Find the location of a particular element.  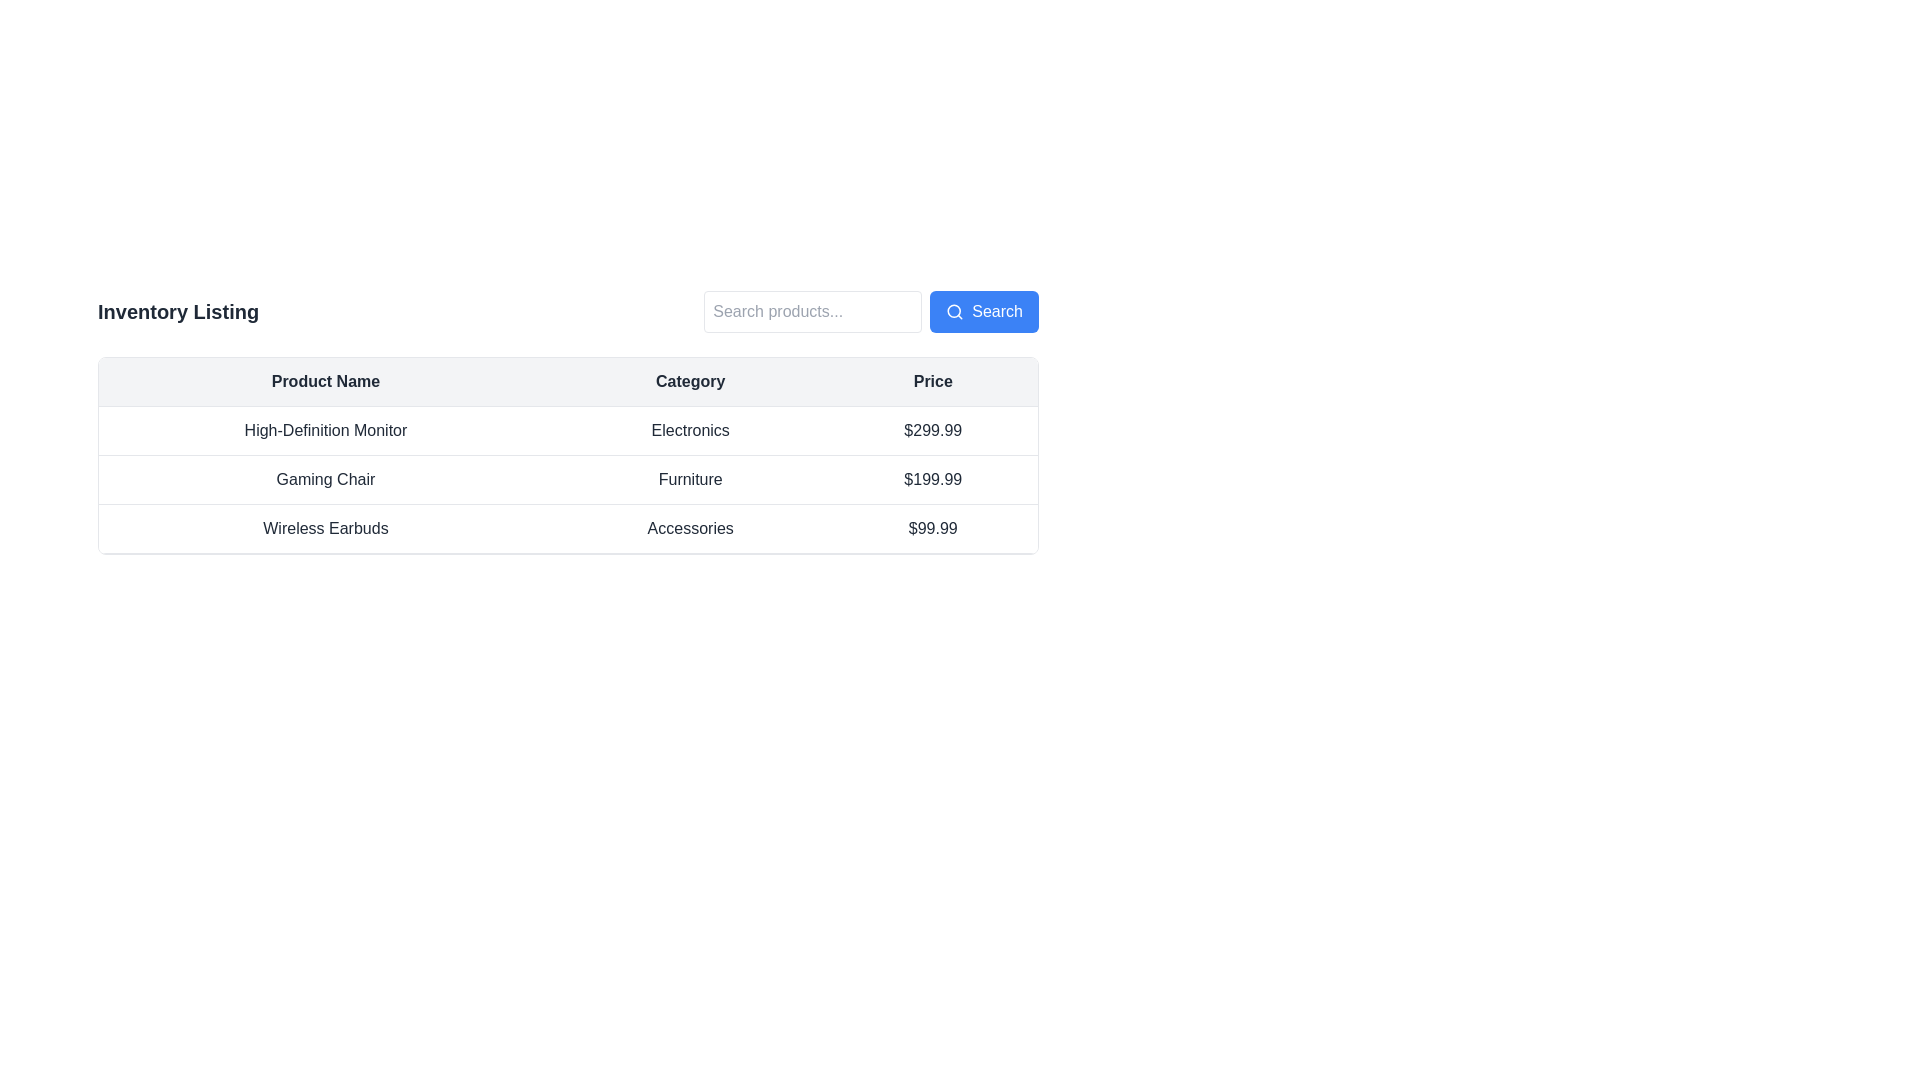

the table header cell displaying 'Product Name' in bold, black font with a light gray background is located at coordinates (326, 382).